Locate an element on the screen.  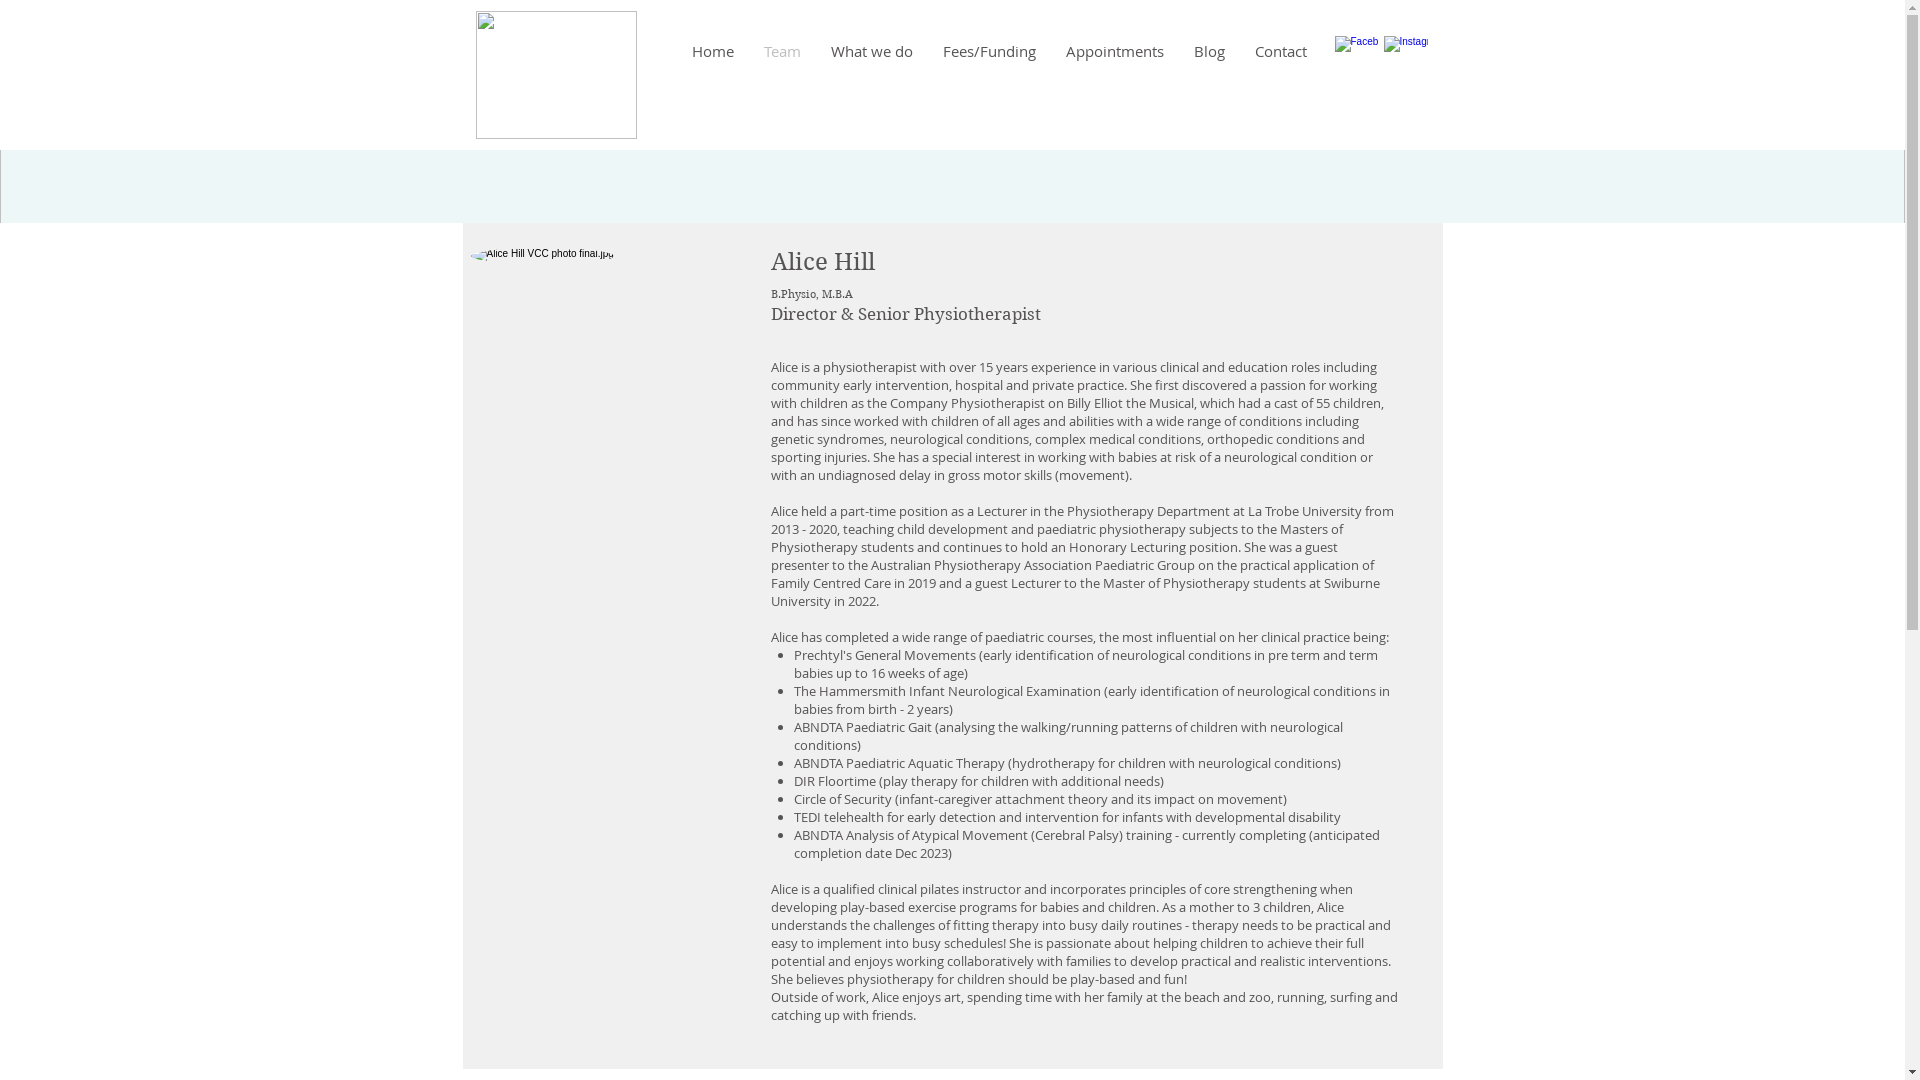
'logo FINAL illustrator.png' is located at coordinates (556, 73).